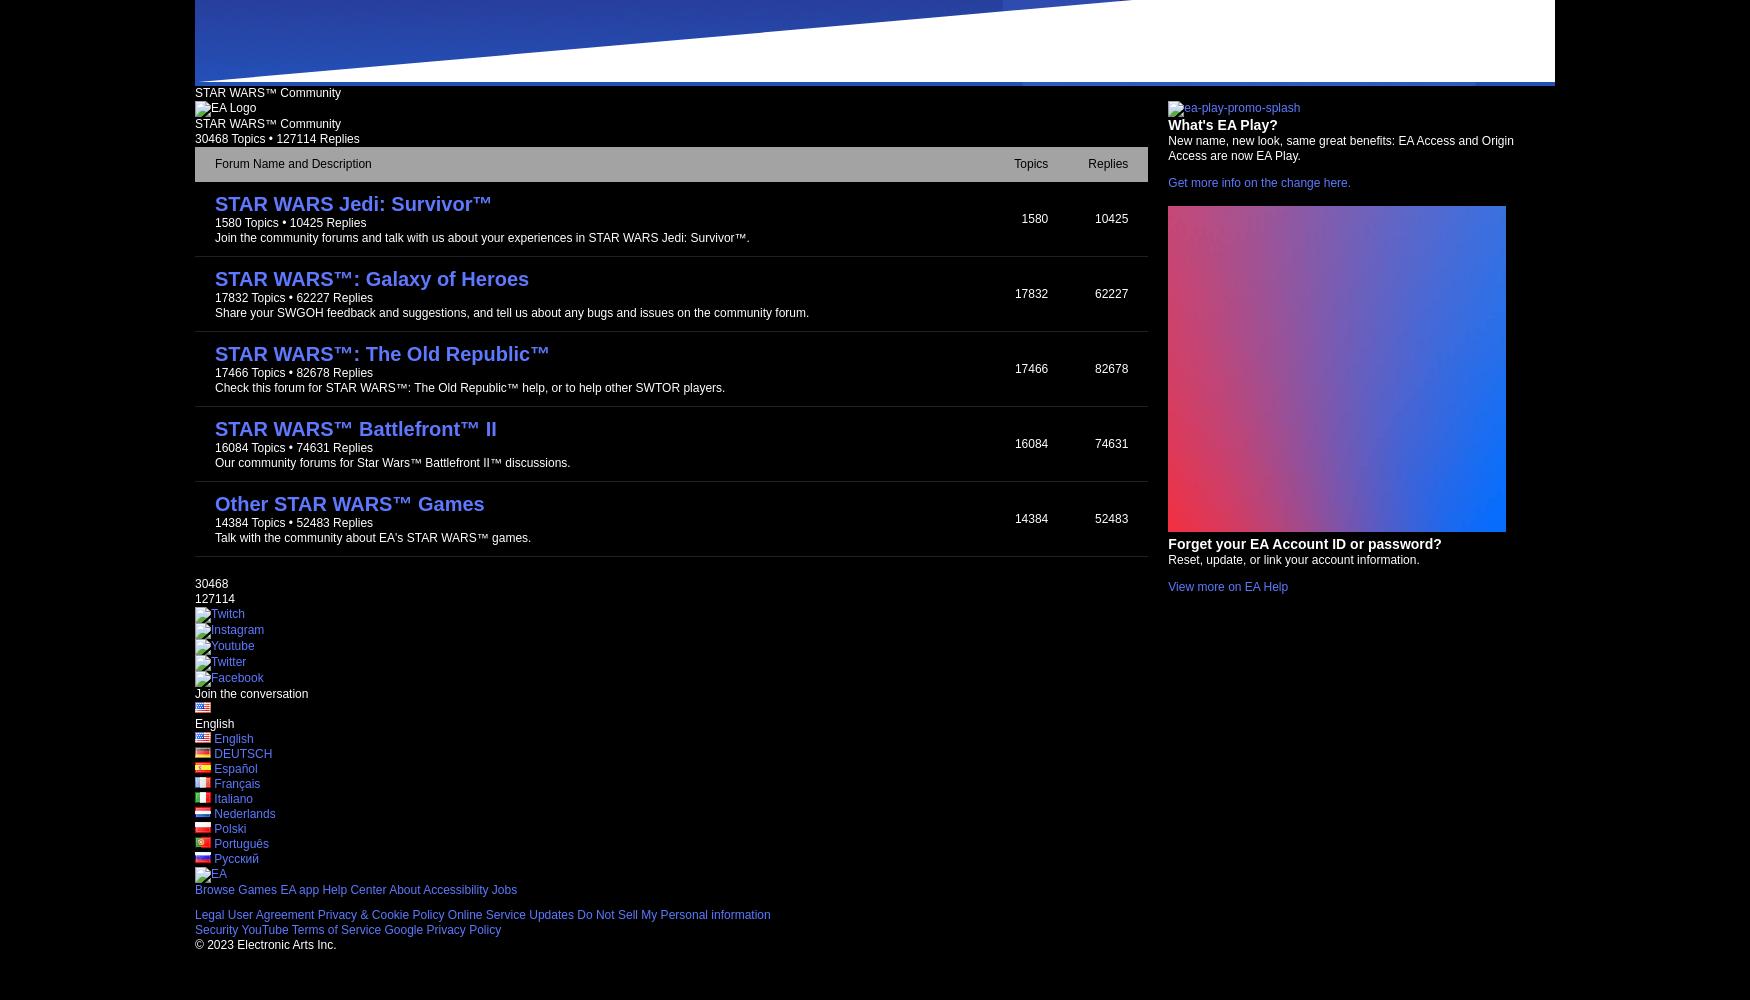  I want to click on 'Talk with the community about EA's STAR WARS™ games.', so click(372, 538).